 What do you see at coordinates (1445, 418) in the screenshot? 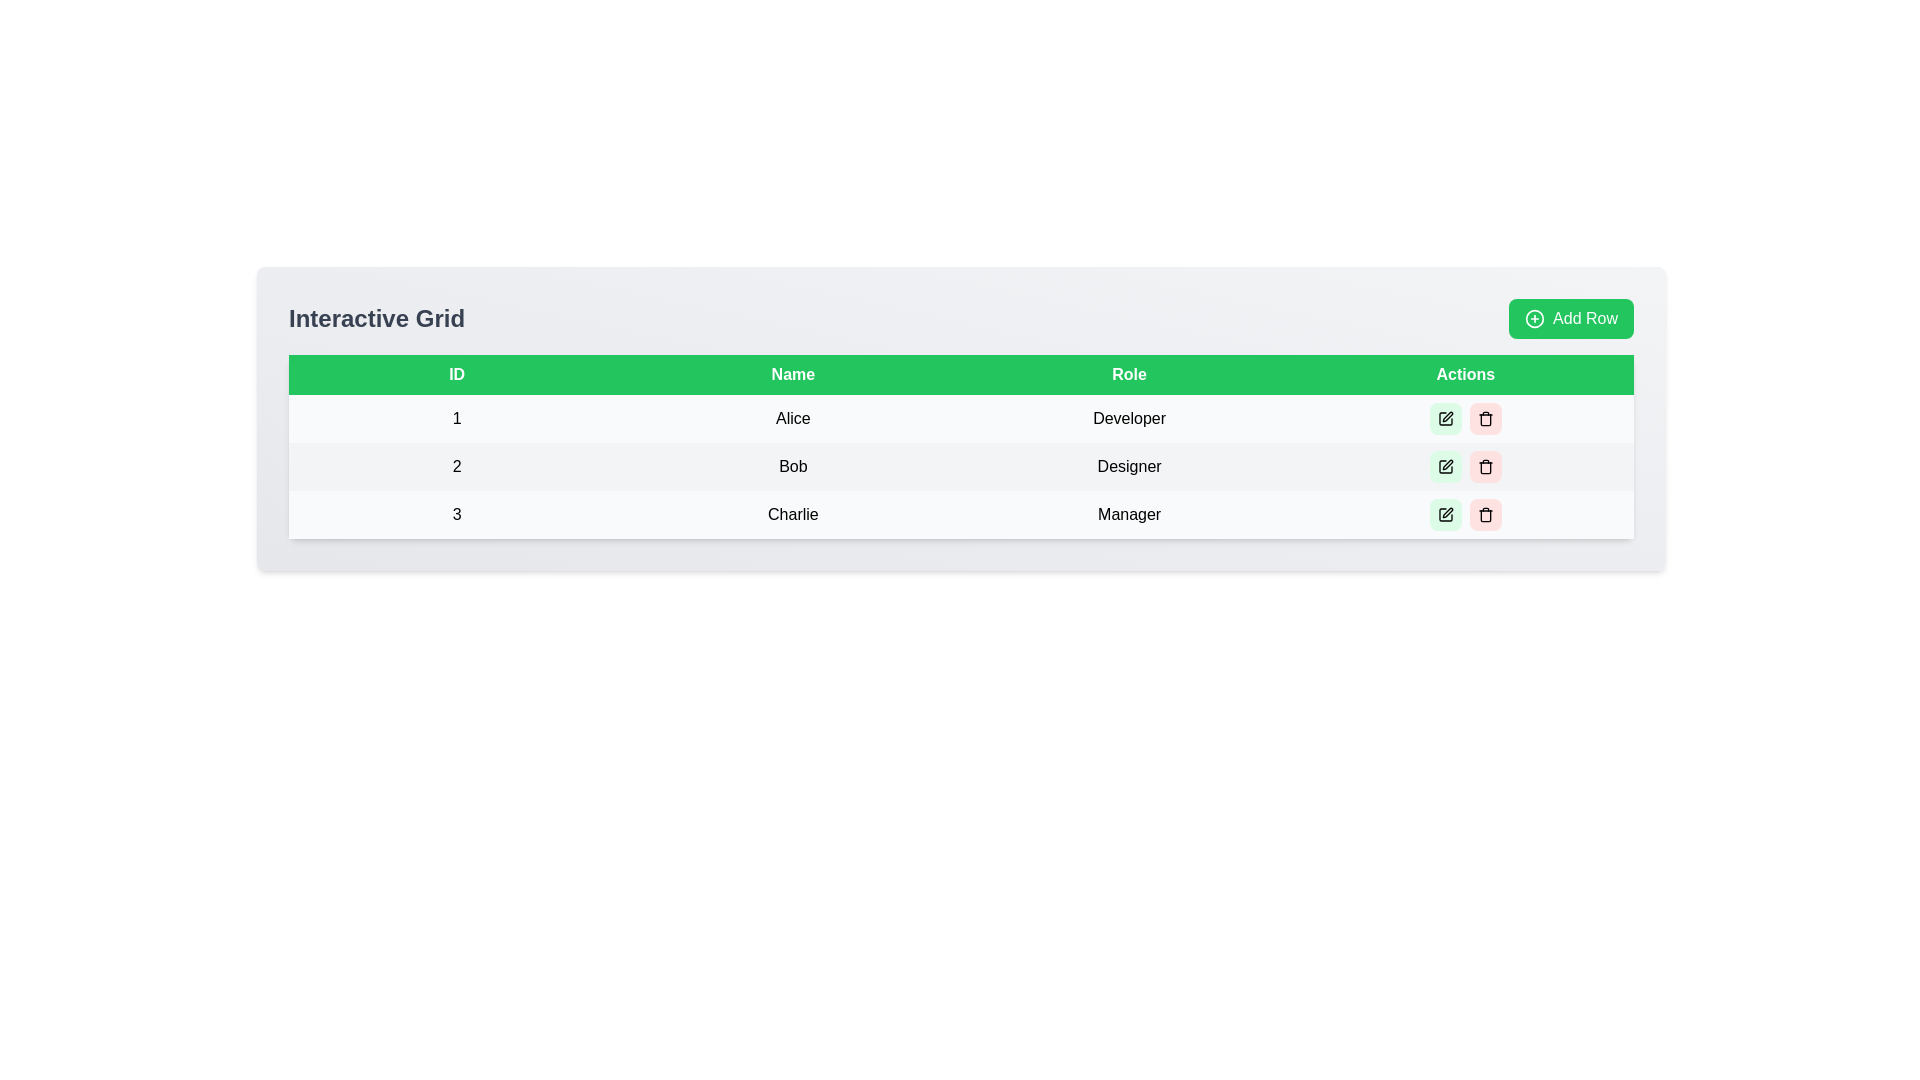
I see `the leftmost icon in the 'Actions' column of the first row in the data grid table` at bounding box center [1445, 418].